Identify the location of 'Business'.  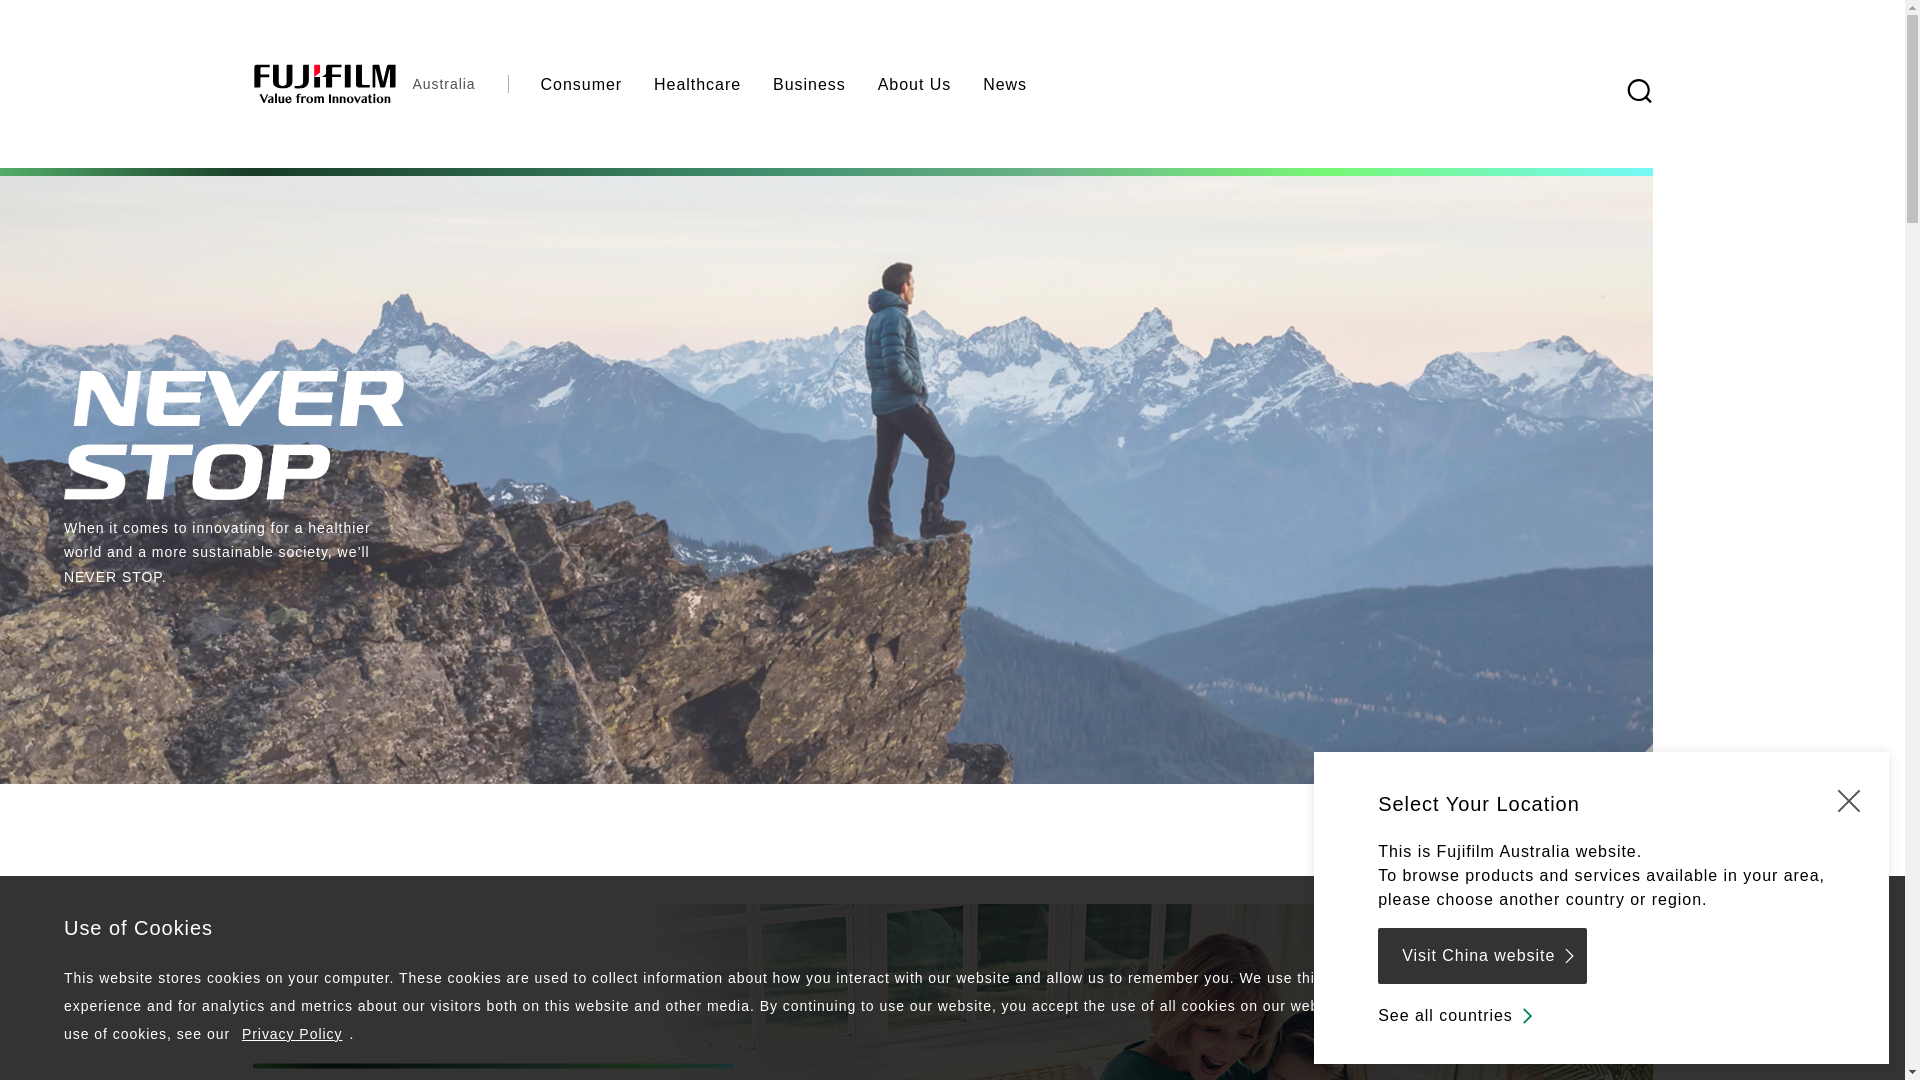
(809, 83).